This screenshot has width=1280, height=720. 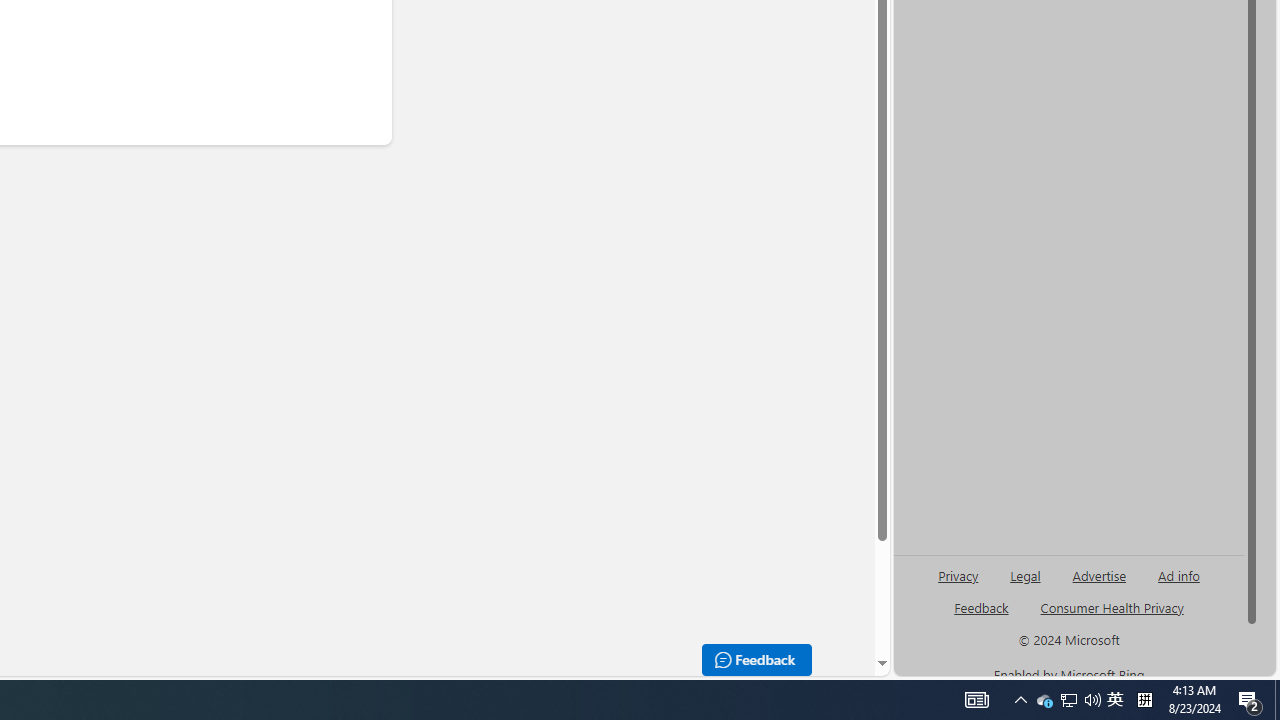 I want to click on 'AutomationID: sb_feedback', so click(x=981, y=606).